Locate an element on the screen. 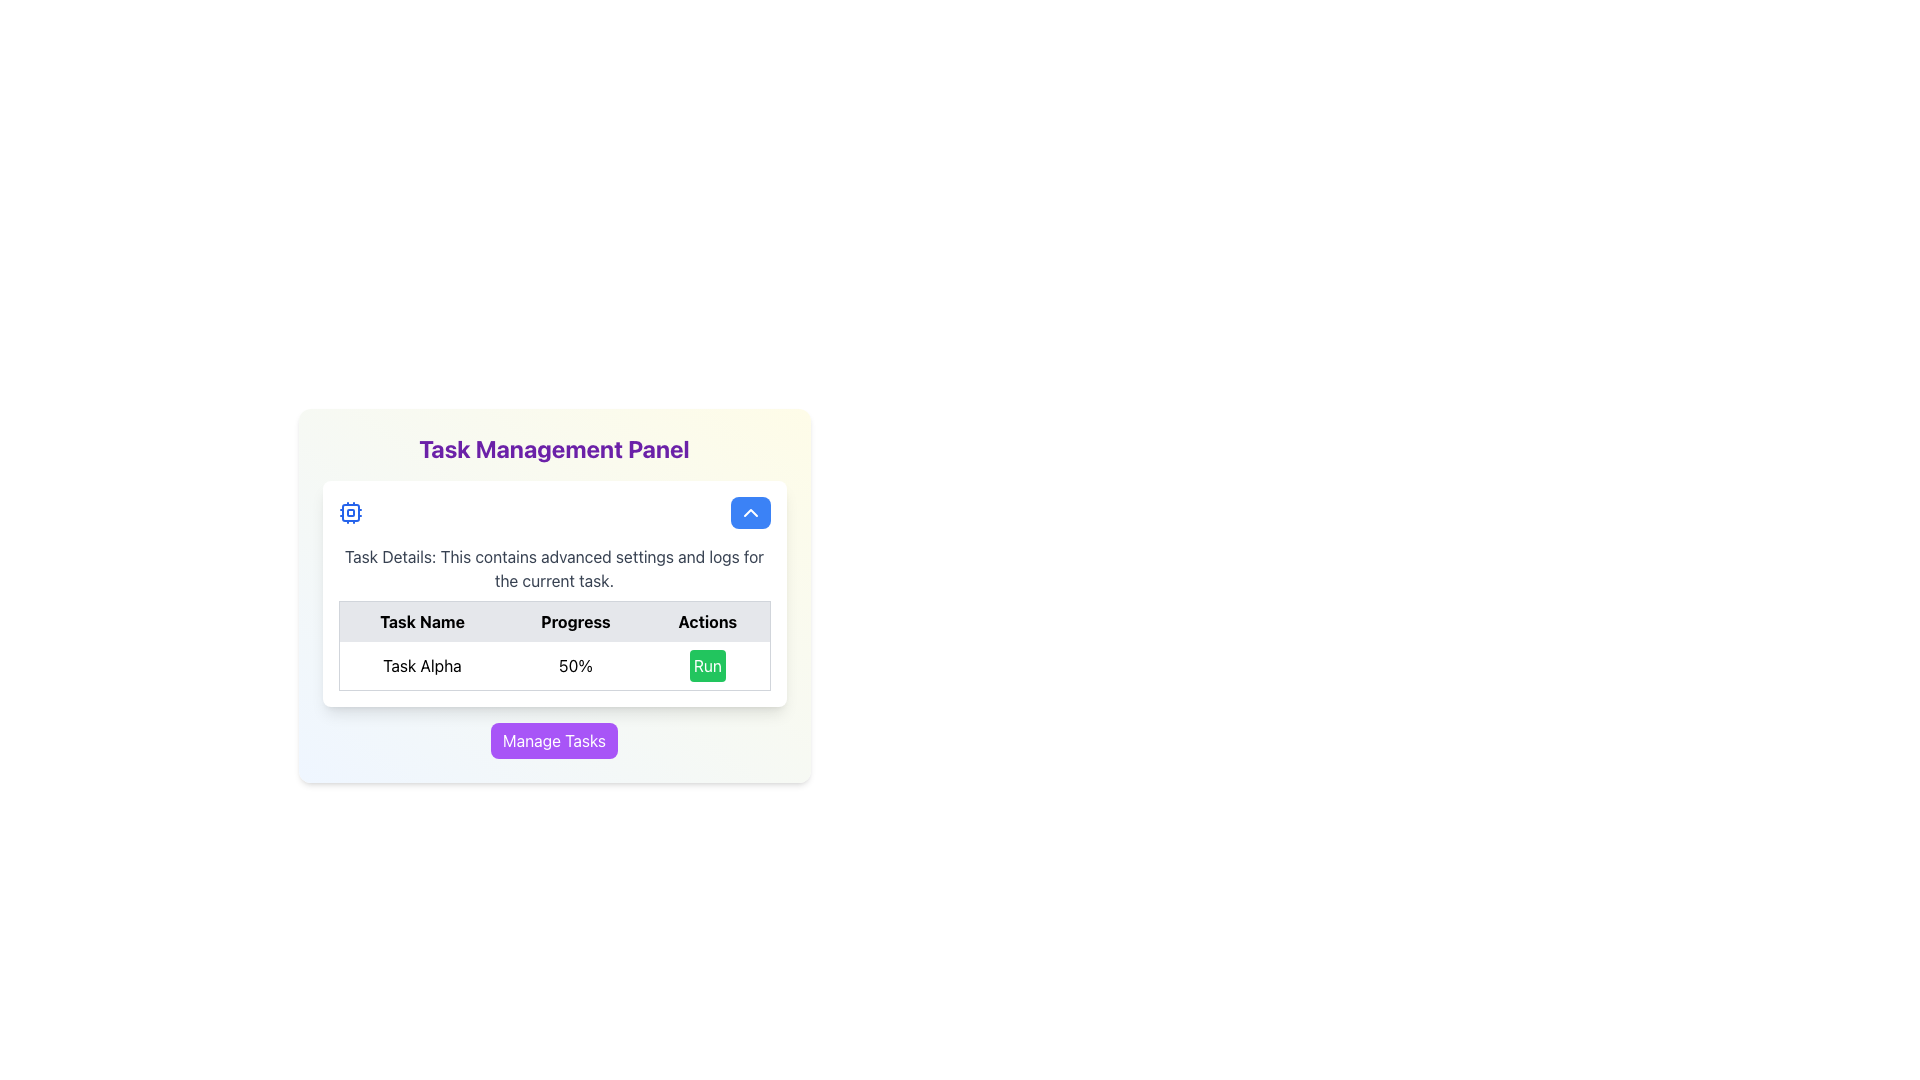  the 'Manage Tasks' button, which is a rectangular button with white text on a purple background, located at the bottom center of the 'Task Management Panel' is located at coordinates (554, 740).